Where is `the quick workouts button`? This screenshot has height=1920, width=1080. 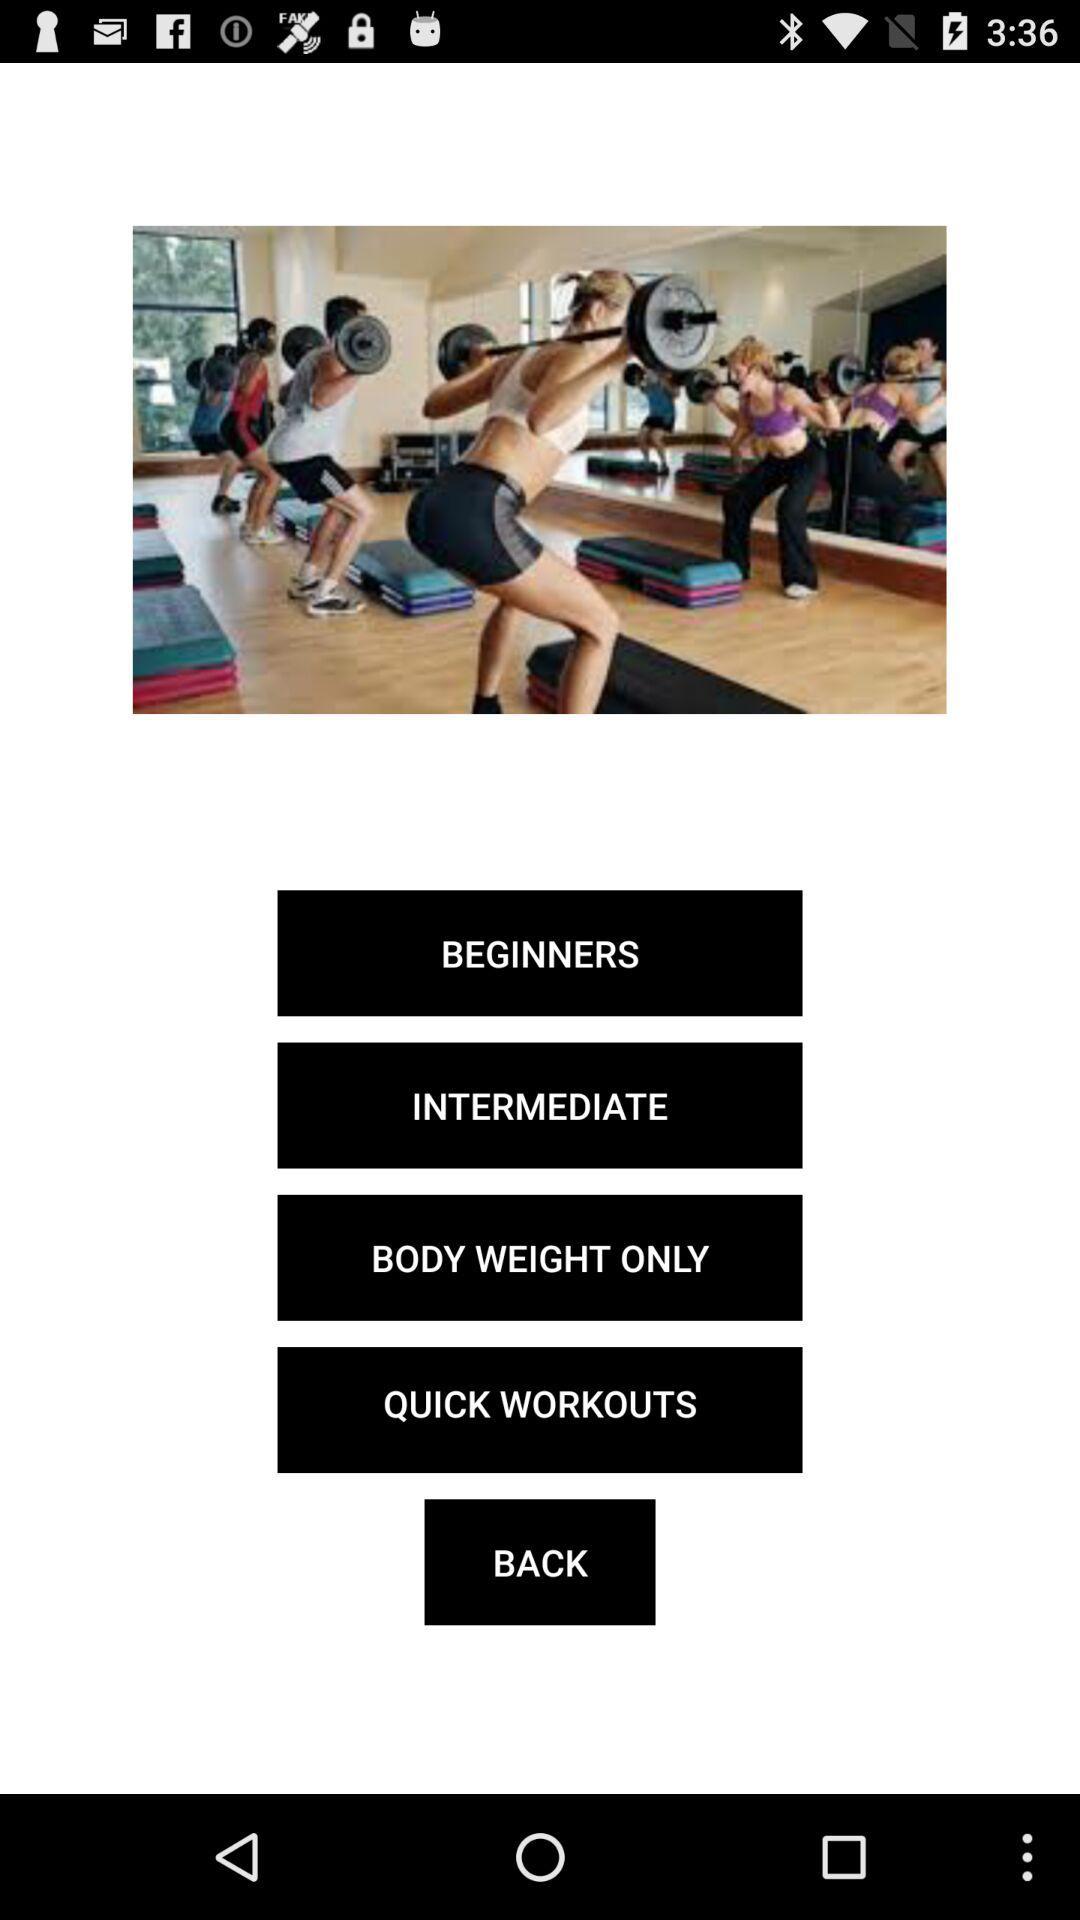 the quick workouts button is located at coordinates (540, 1409).